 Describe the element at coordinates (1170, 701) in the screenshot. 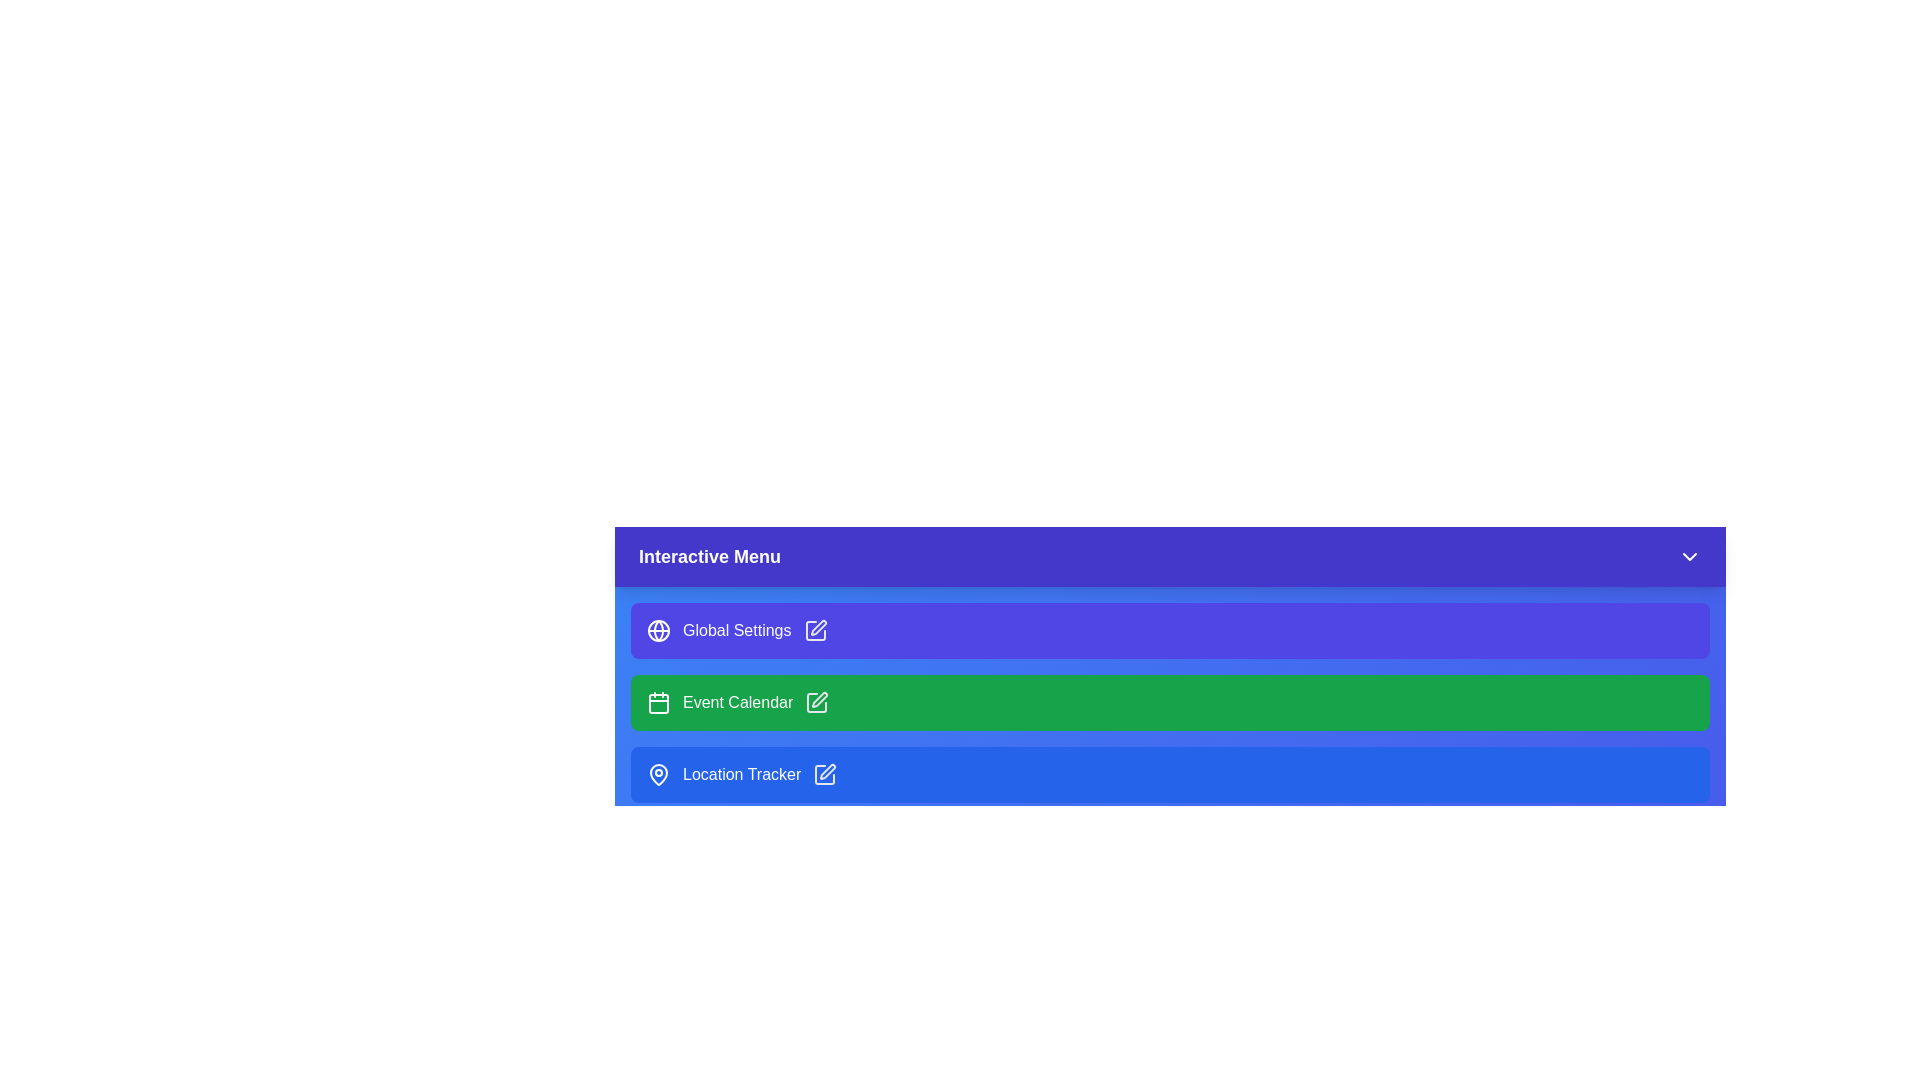

I see `the menu item Event Calendar from the interactive menu` at that location.